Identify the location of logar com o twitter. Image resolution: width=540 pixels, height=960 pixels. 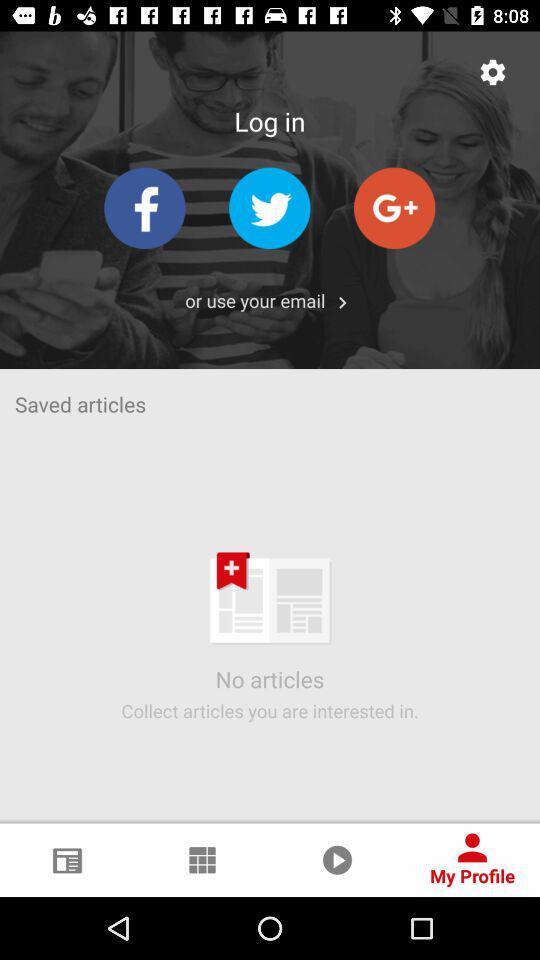
(269, 208).